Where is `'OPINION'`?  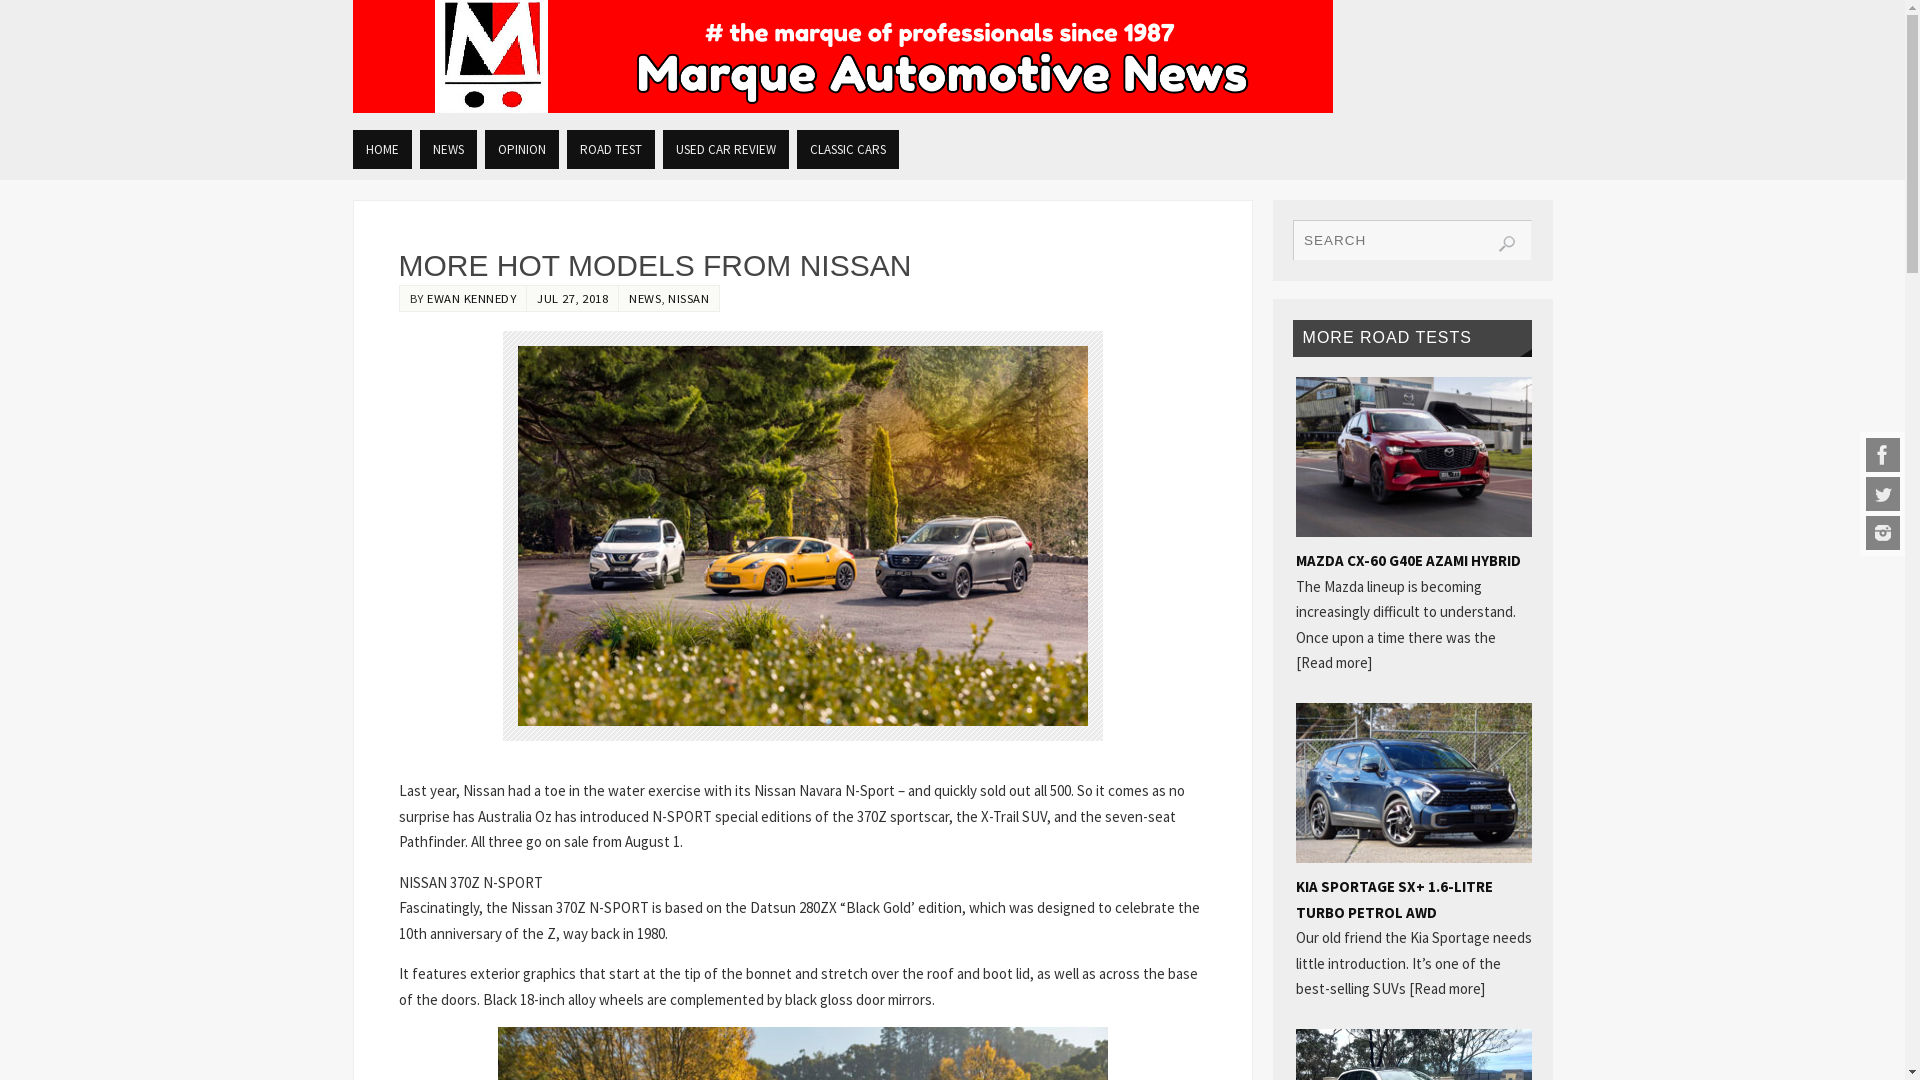 'OPINION' is located at coordinates (521, 148).